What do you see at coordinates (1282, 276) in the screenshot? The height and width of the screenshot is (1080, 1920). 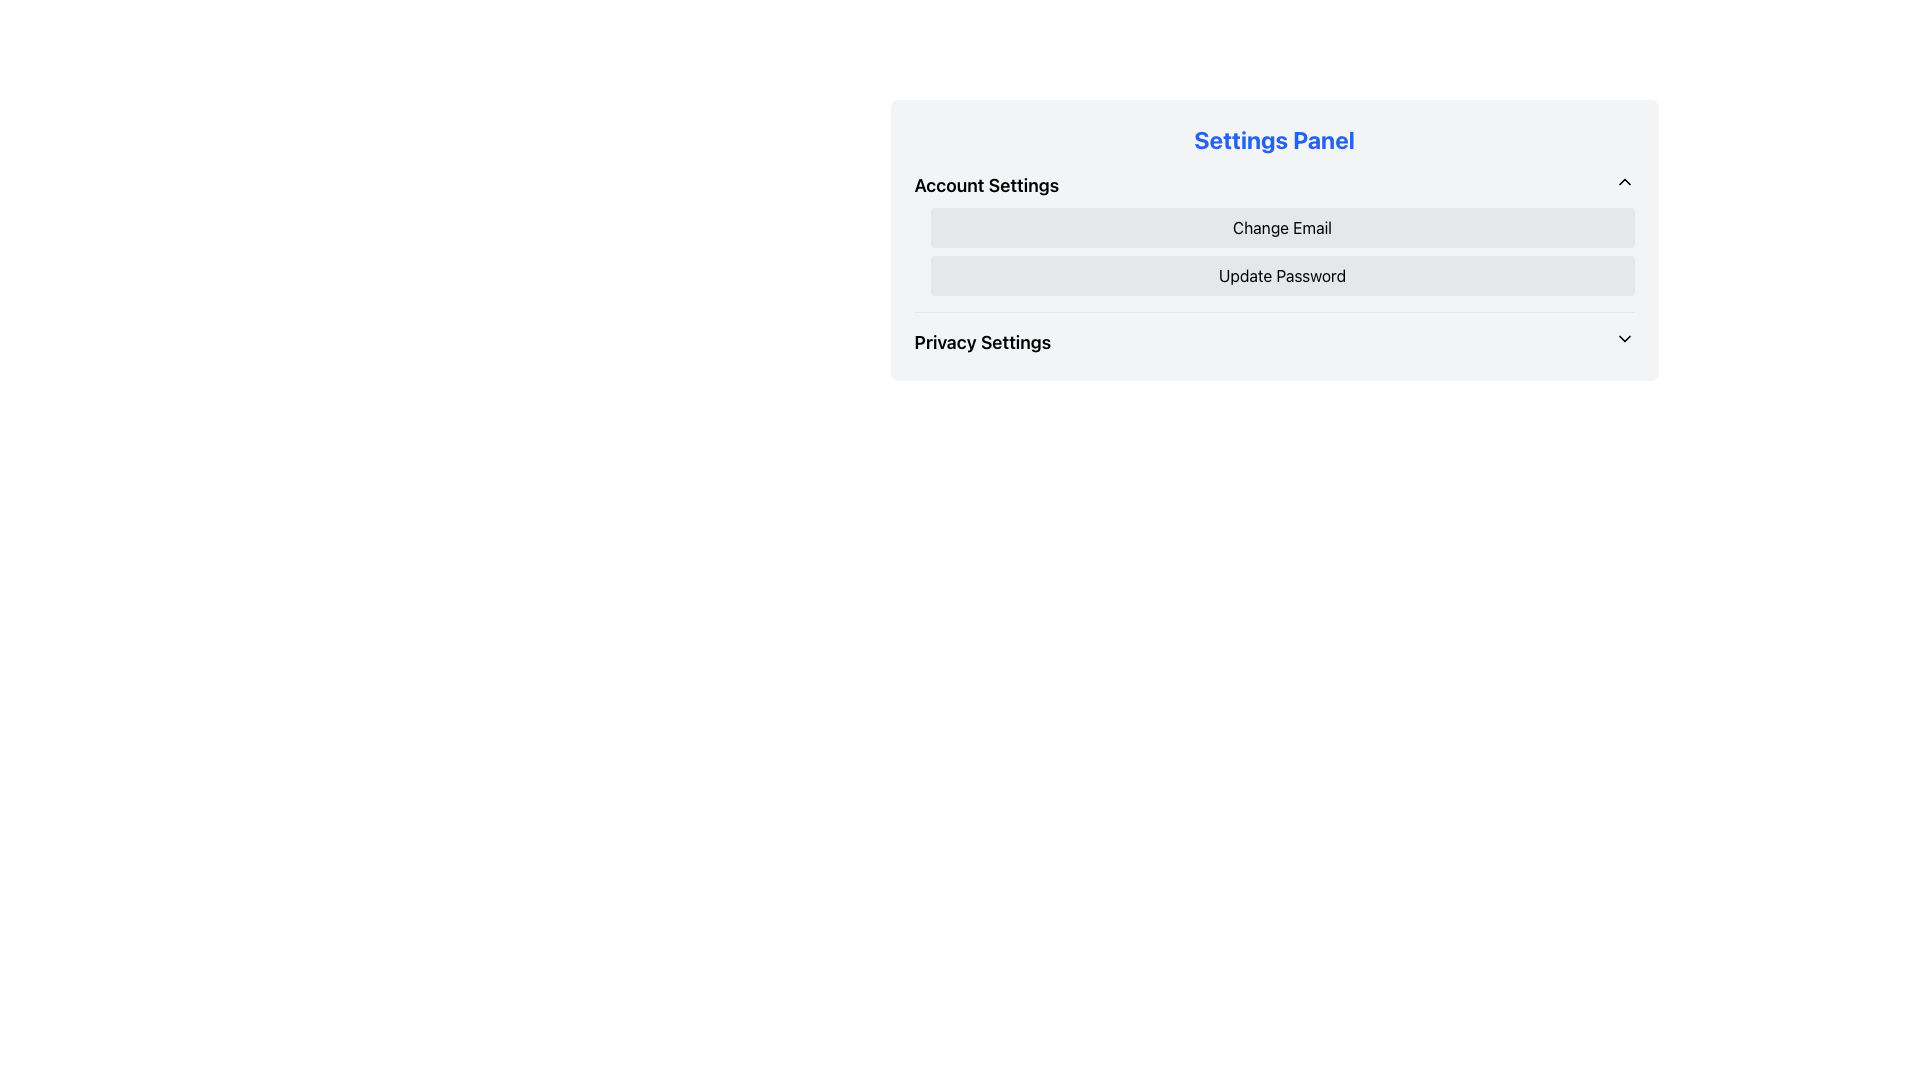 I see `the 'Update Password' button located below the 'Change Email' button in the Account Settings section` at bounding box center [1282, 276].